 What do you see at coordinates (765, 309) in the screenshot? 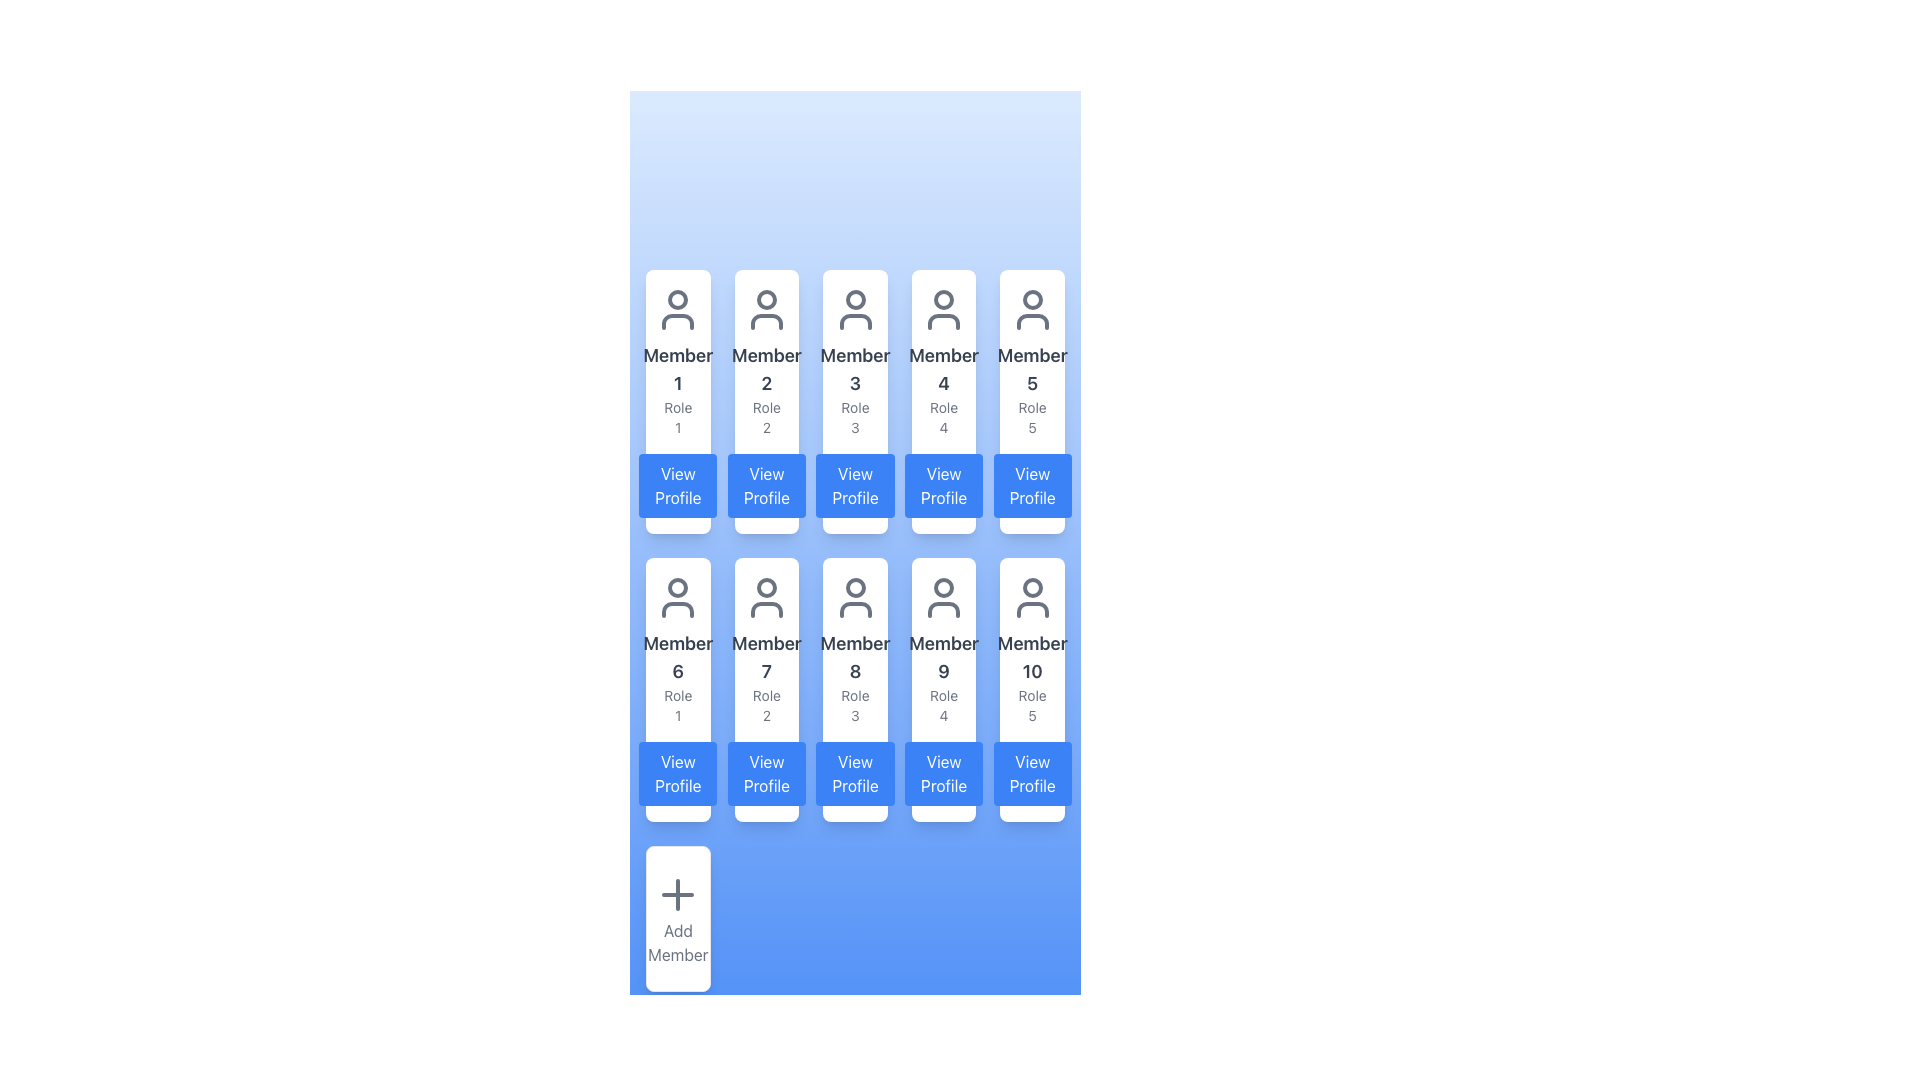
I see `the user icon located at the top of the card labeled 'Member 2 Role 2' in the second column of the grid layout` at bounding box center [765, 309].